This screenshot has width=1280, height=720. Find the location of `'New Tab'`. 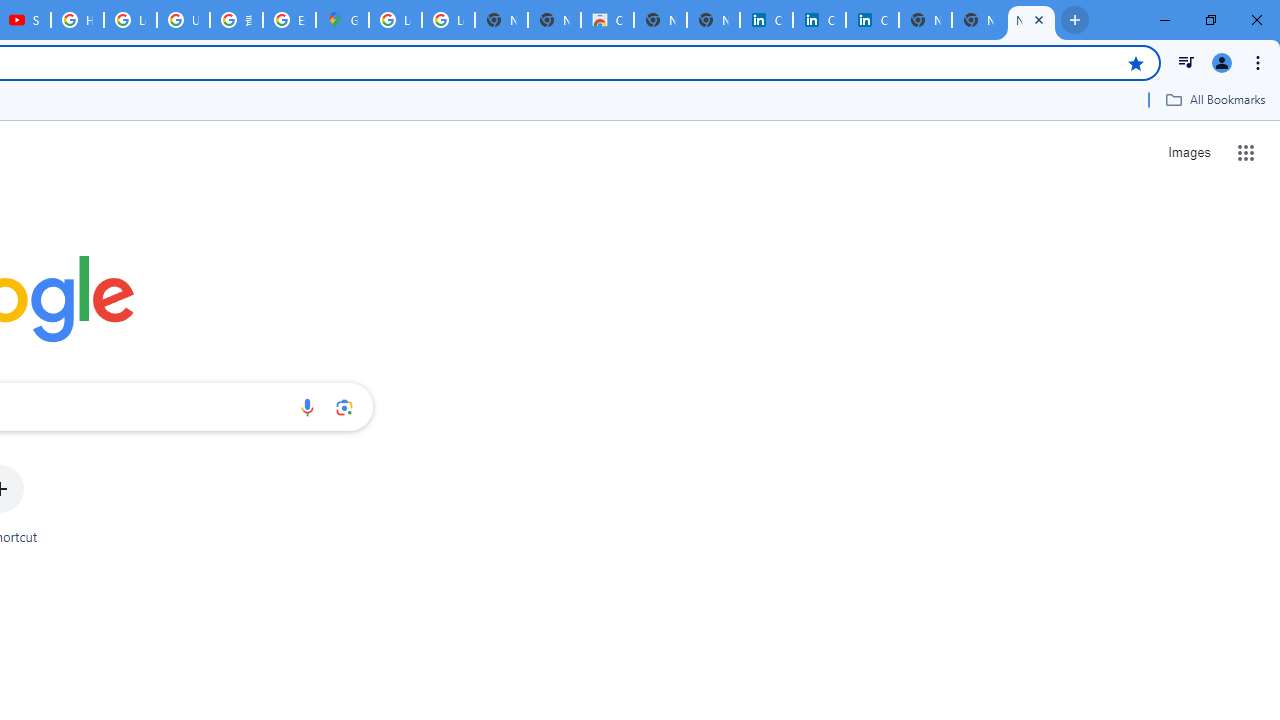

'New Tab' is located at coordinates (1031, 20).